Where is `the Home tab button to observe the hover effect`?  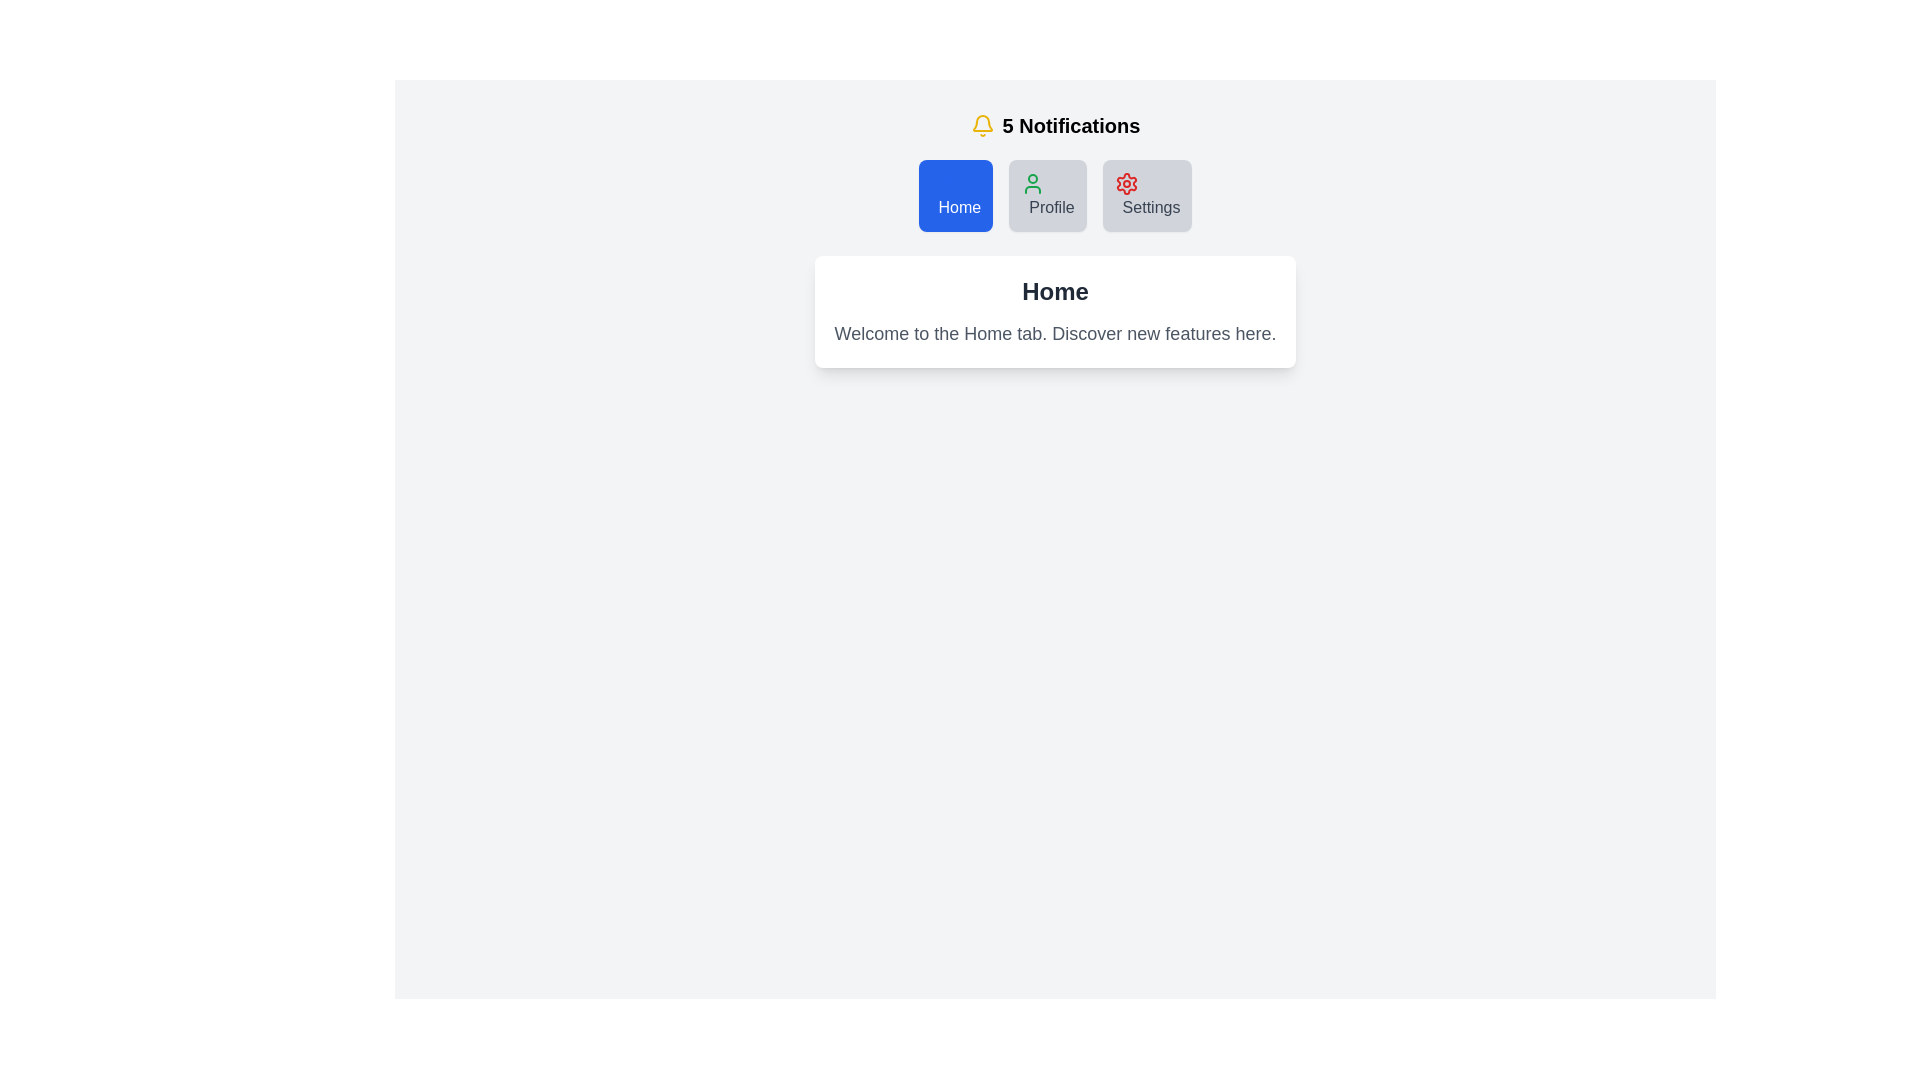
the Home tab button to observe the hover effect is located at coordinates (954, 196).